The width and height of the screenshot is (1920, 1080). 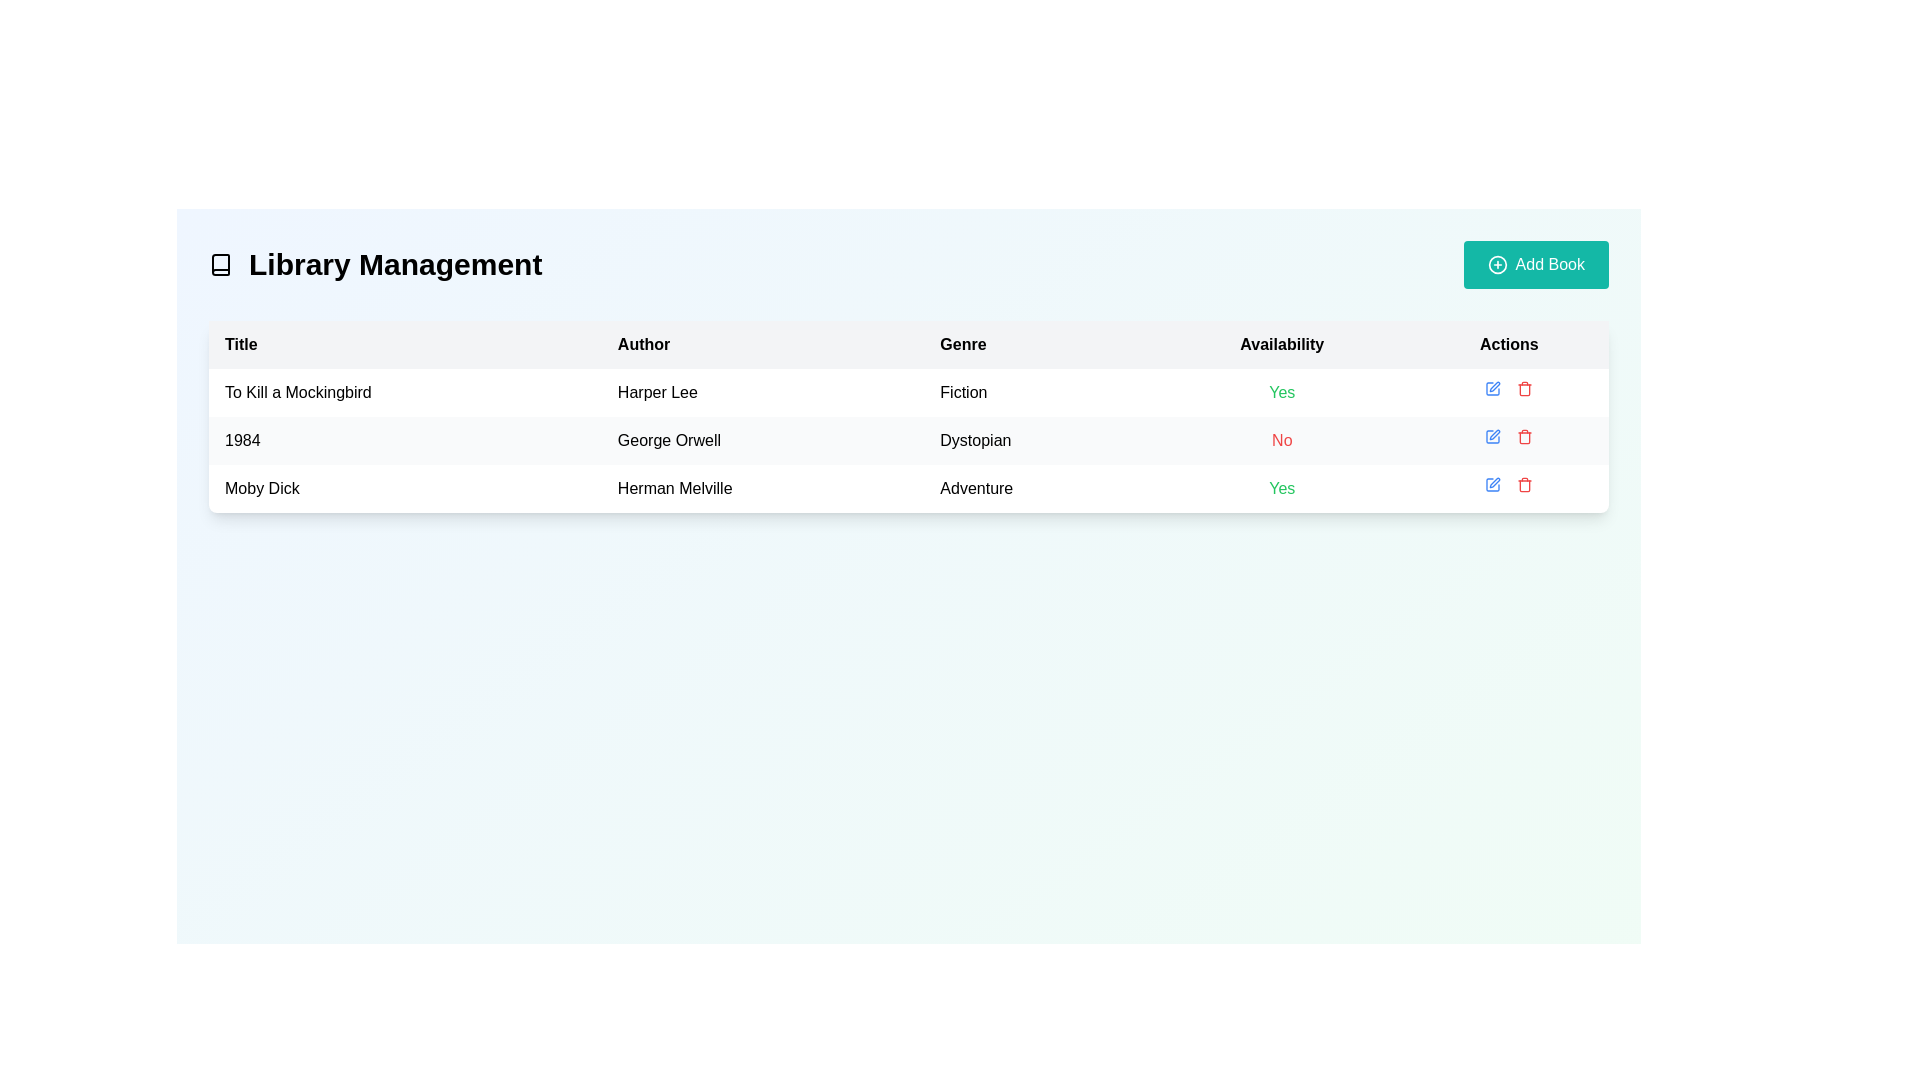 What do you see at coordinates (1282, 439) in the screenshot?
I see `the text label indicating the unavailability of the book '1984' in the 'Availability' column of the 'Library Management' table` at bounding box center [1282, 439].